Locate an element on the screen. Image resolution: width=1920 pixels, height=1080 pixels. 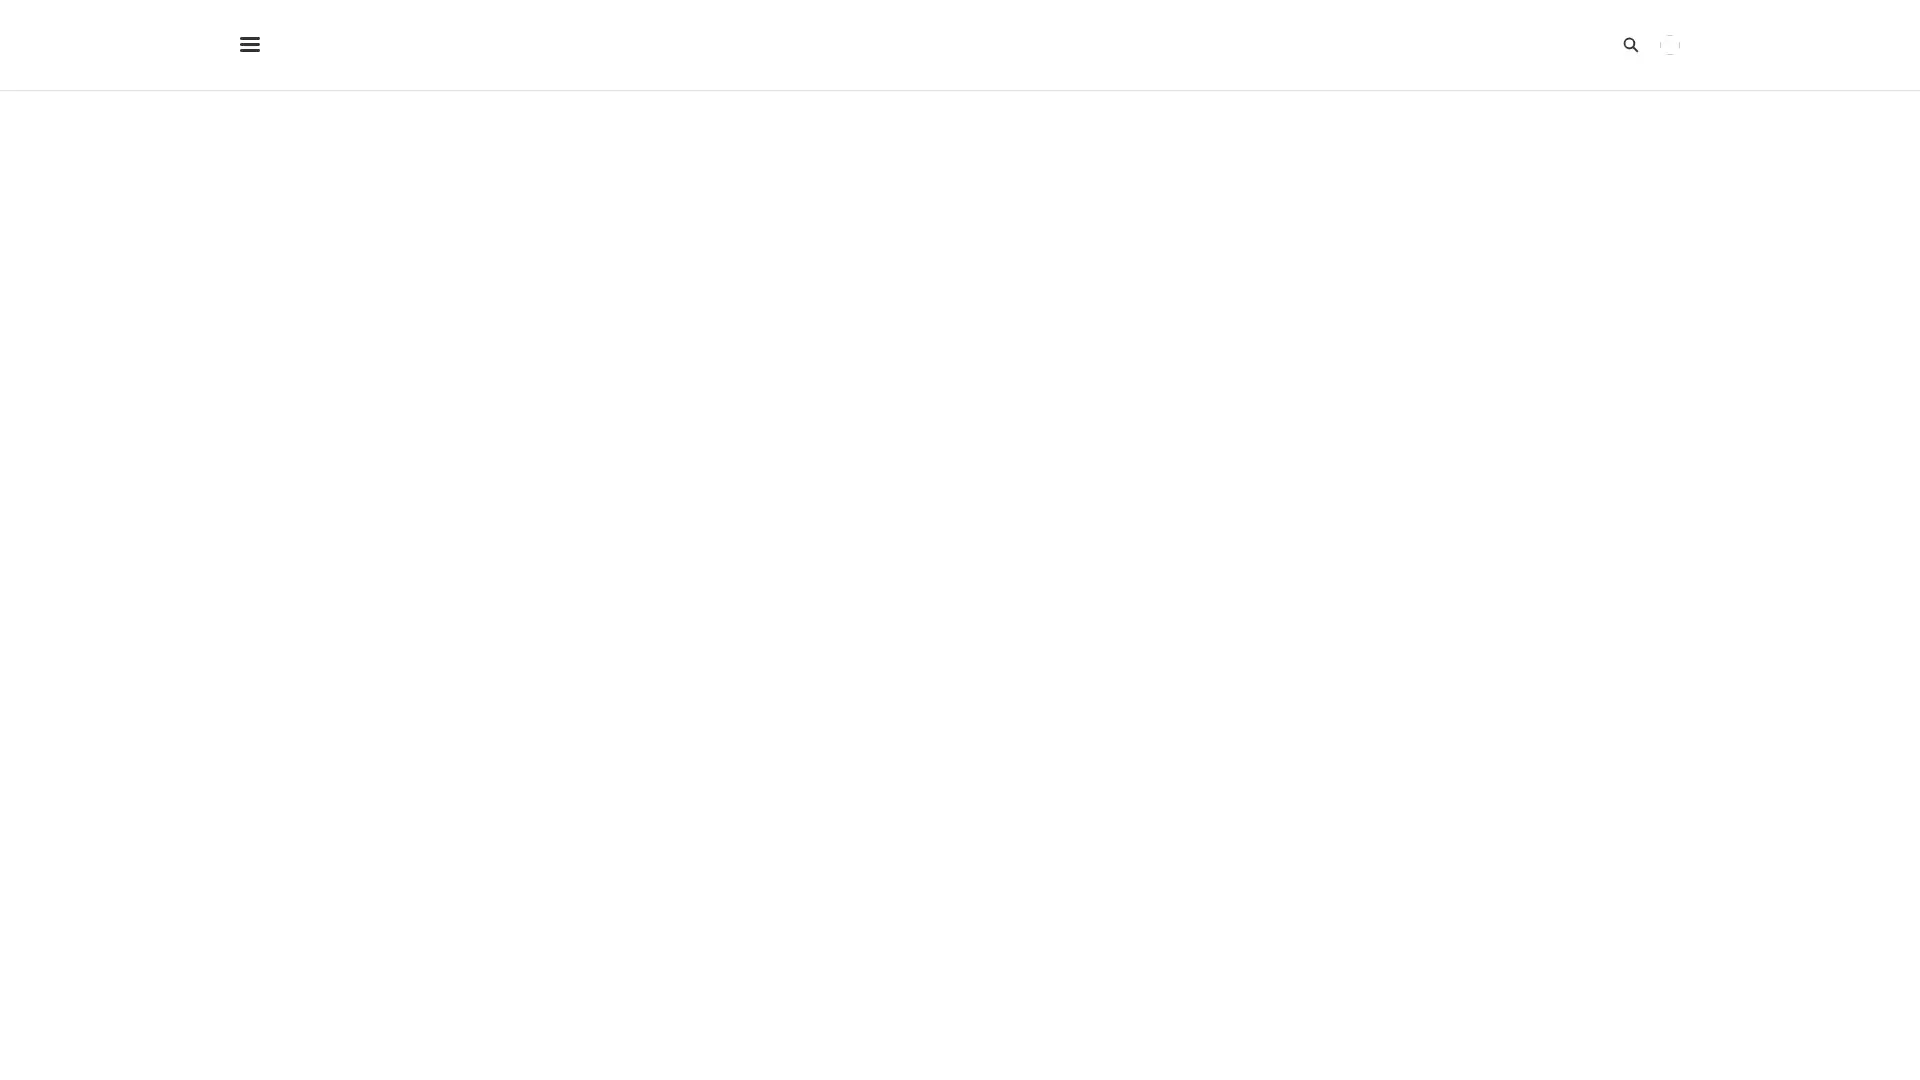
Expand search is located at coordinates (1582, 45).